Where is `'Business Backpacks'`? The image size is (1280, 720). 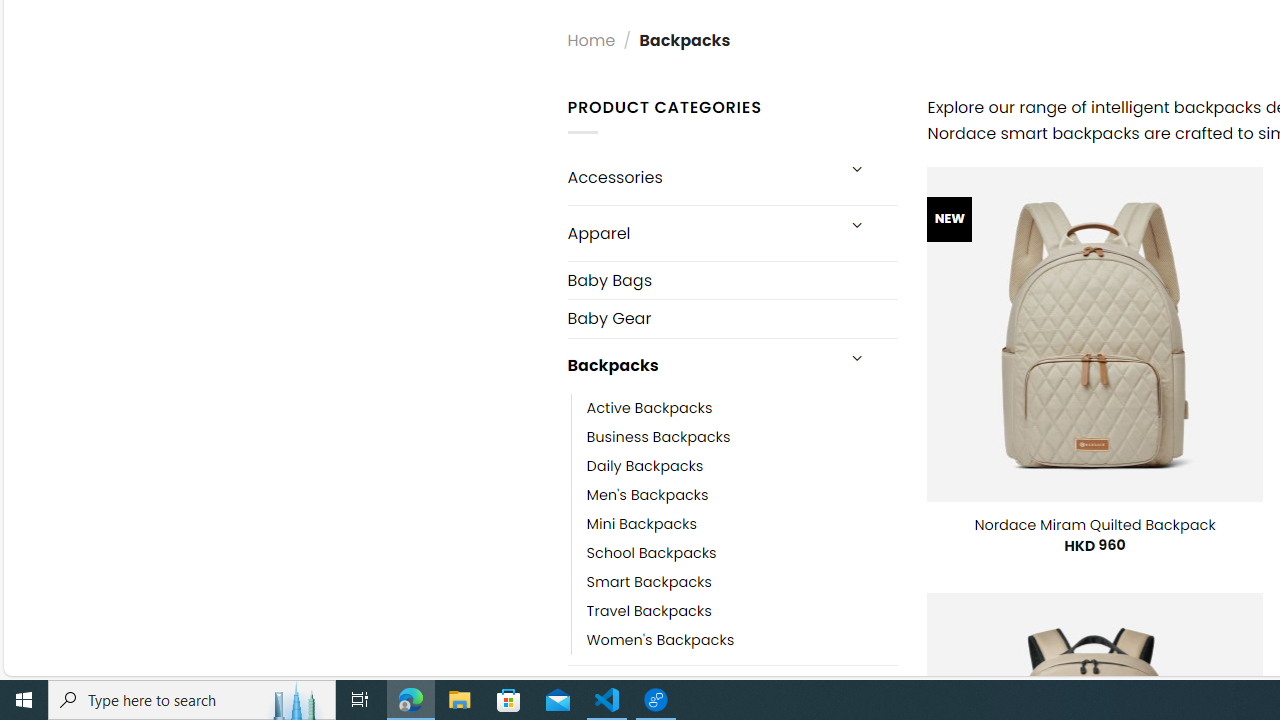 'Business Backpacks' is located at coordinates (658, 436).